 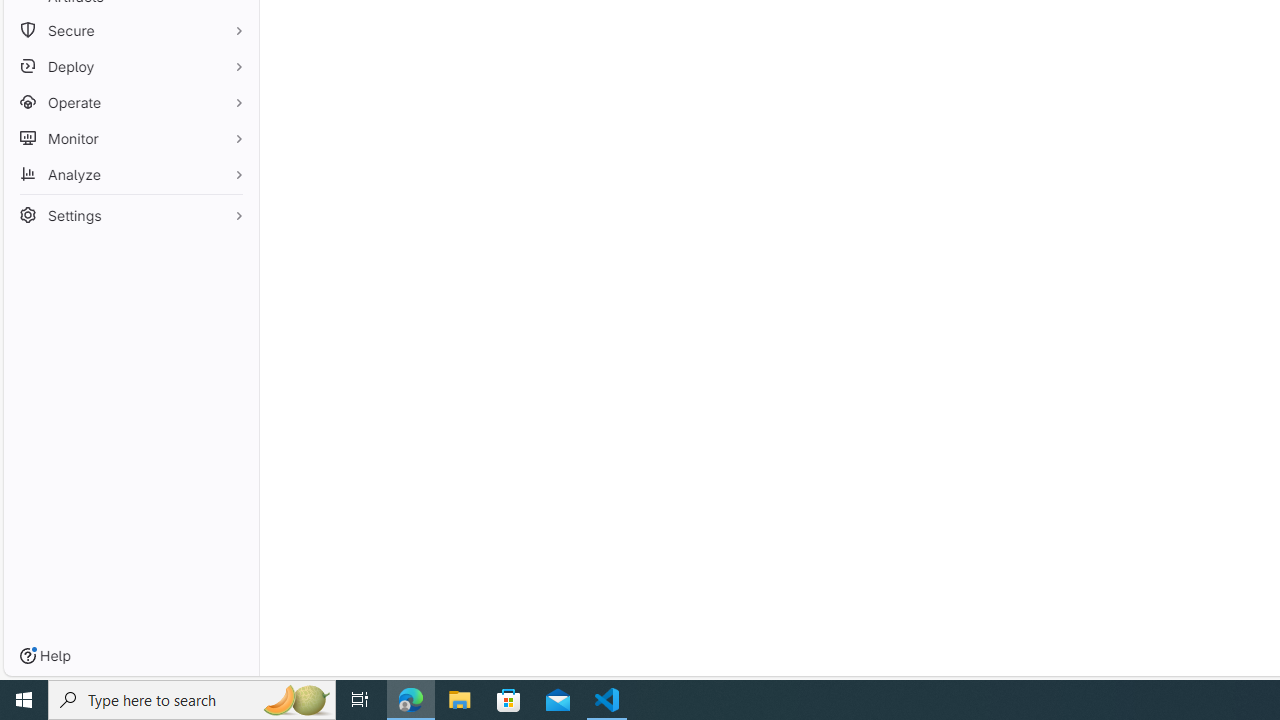 What do you see at coordinates (130, 30) in the screenshot?
I see `'Secure'` at bounding box center [130, 30].